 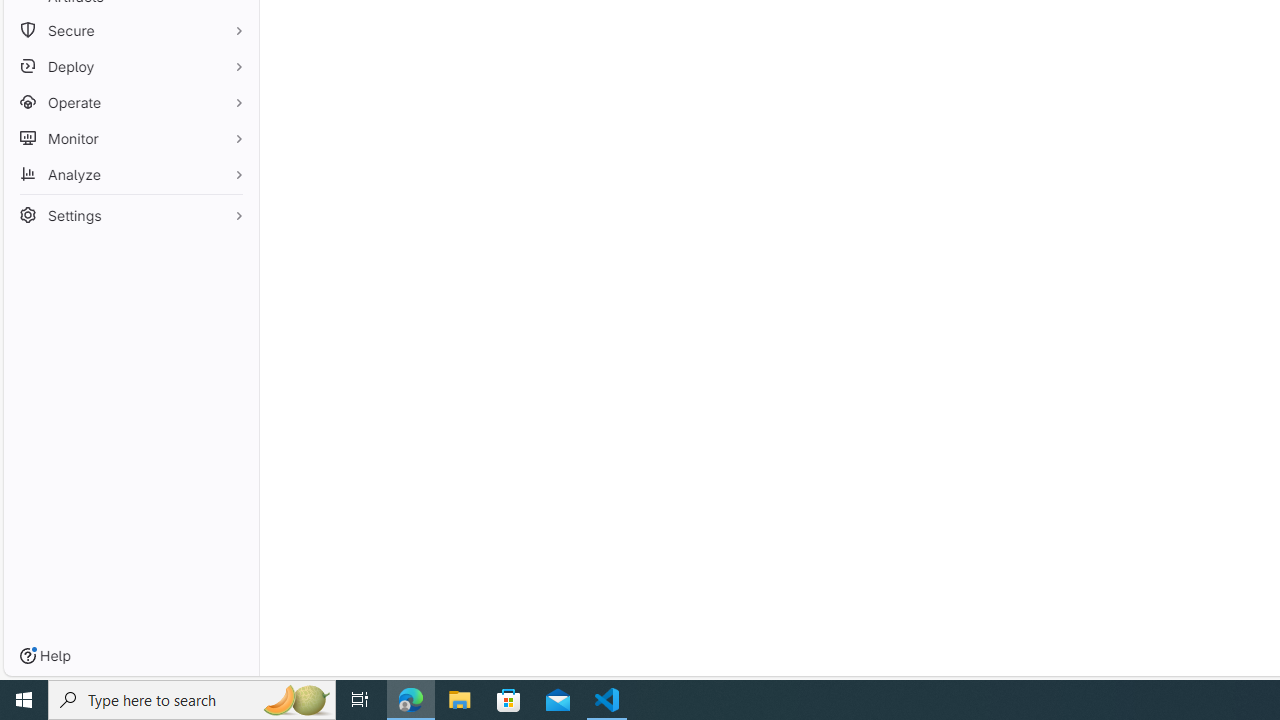 What do you see at coordinates (130, 30) in the screenshot?
I see `'Secure'` at bounding box center [130, 30].